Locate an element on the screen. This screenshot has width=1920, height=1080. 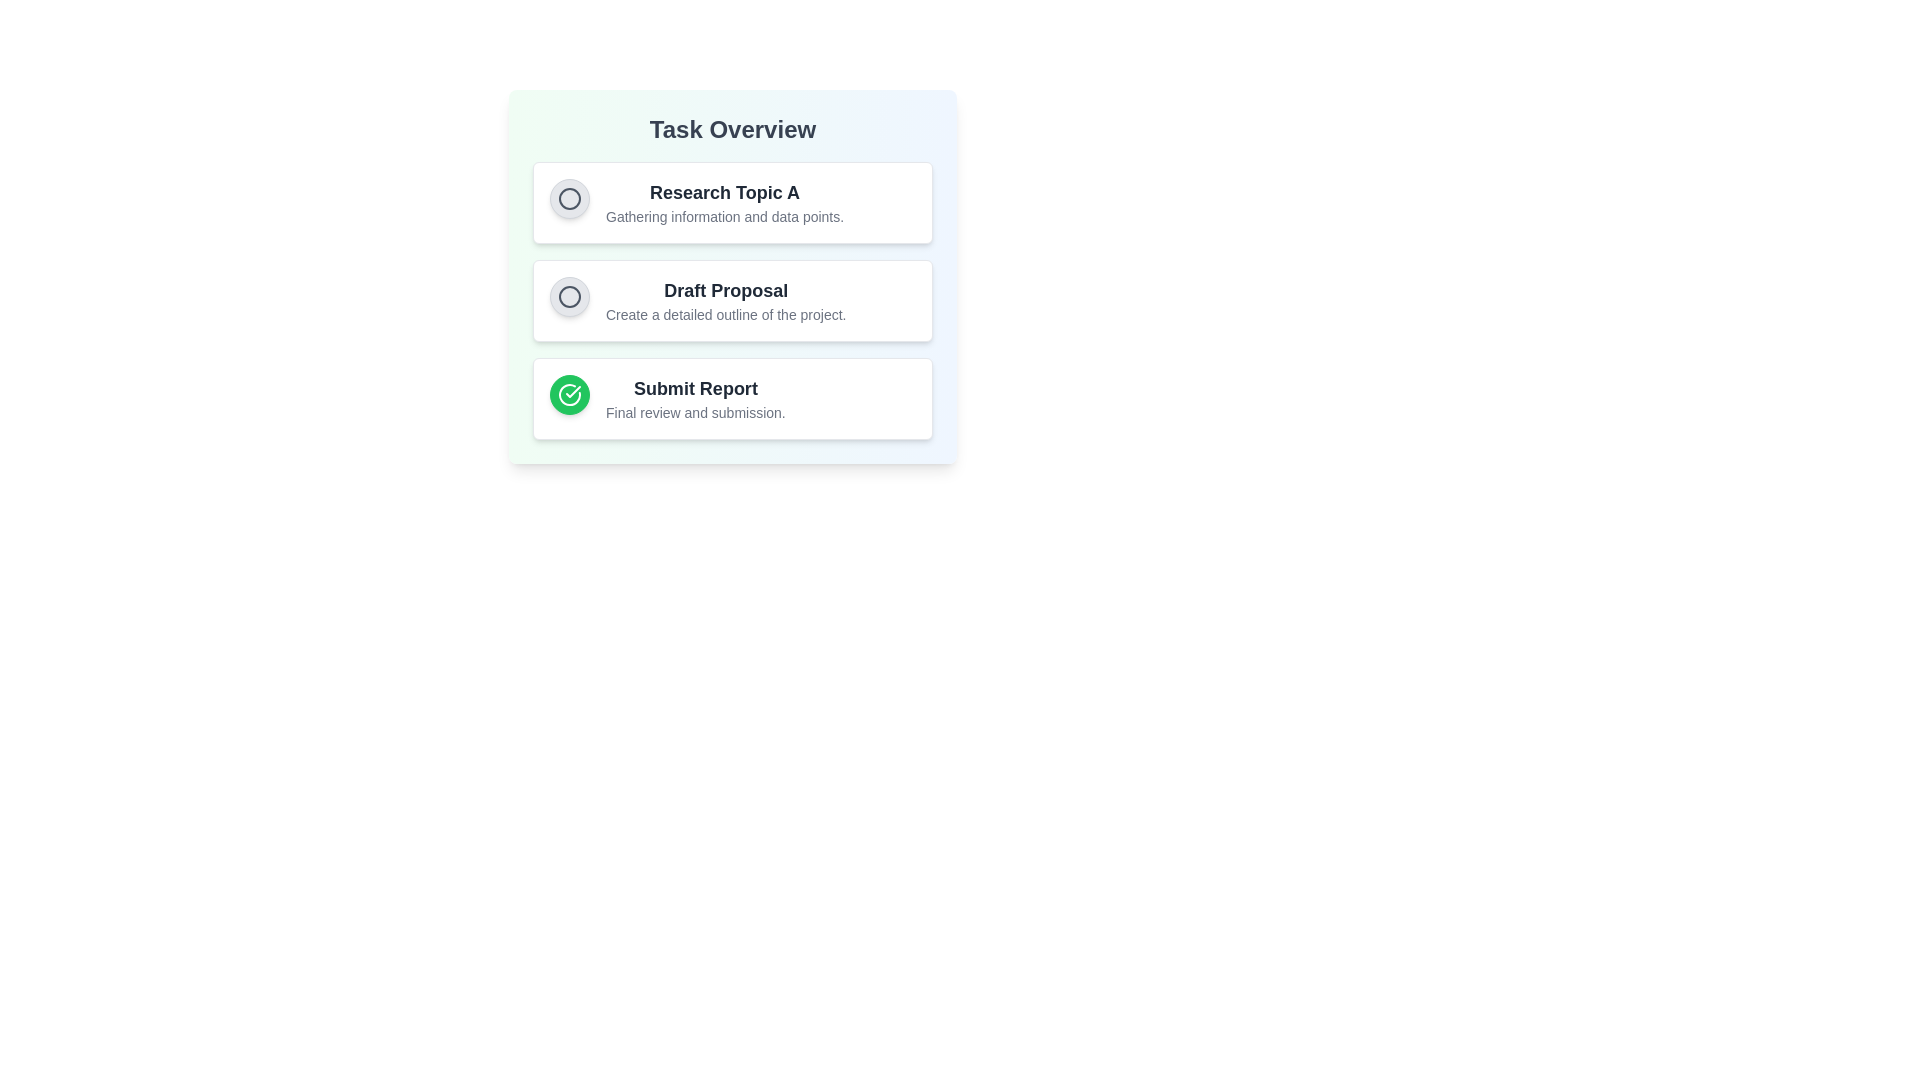
the Interactive icon associated with the 'Draft Proposal' task is located at coordinates (569, 297).